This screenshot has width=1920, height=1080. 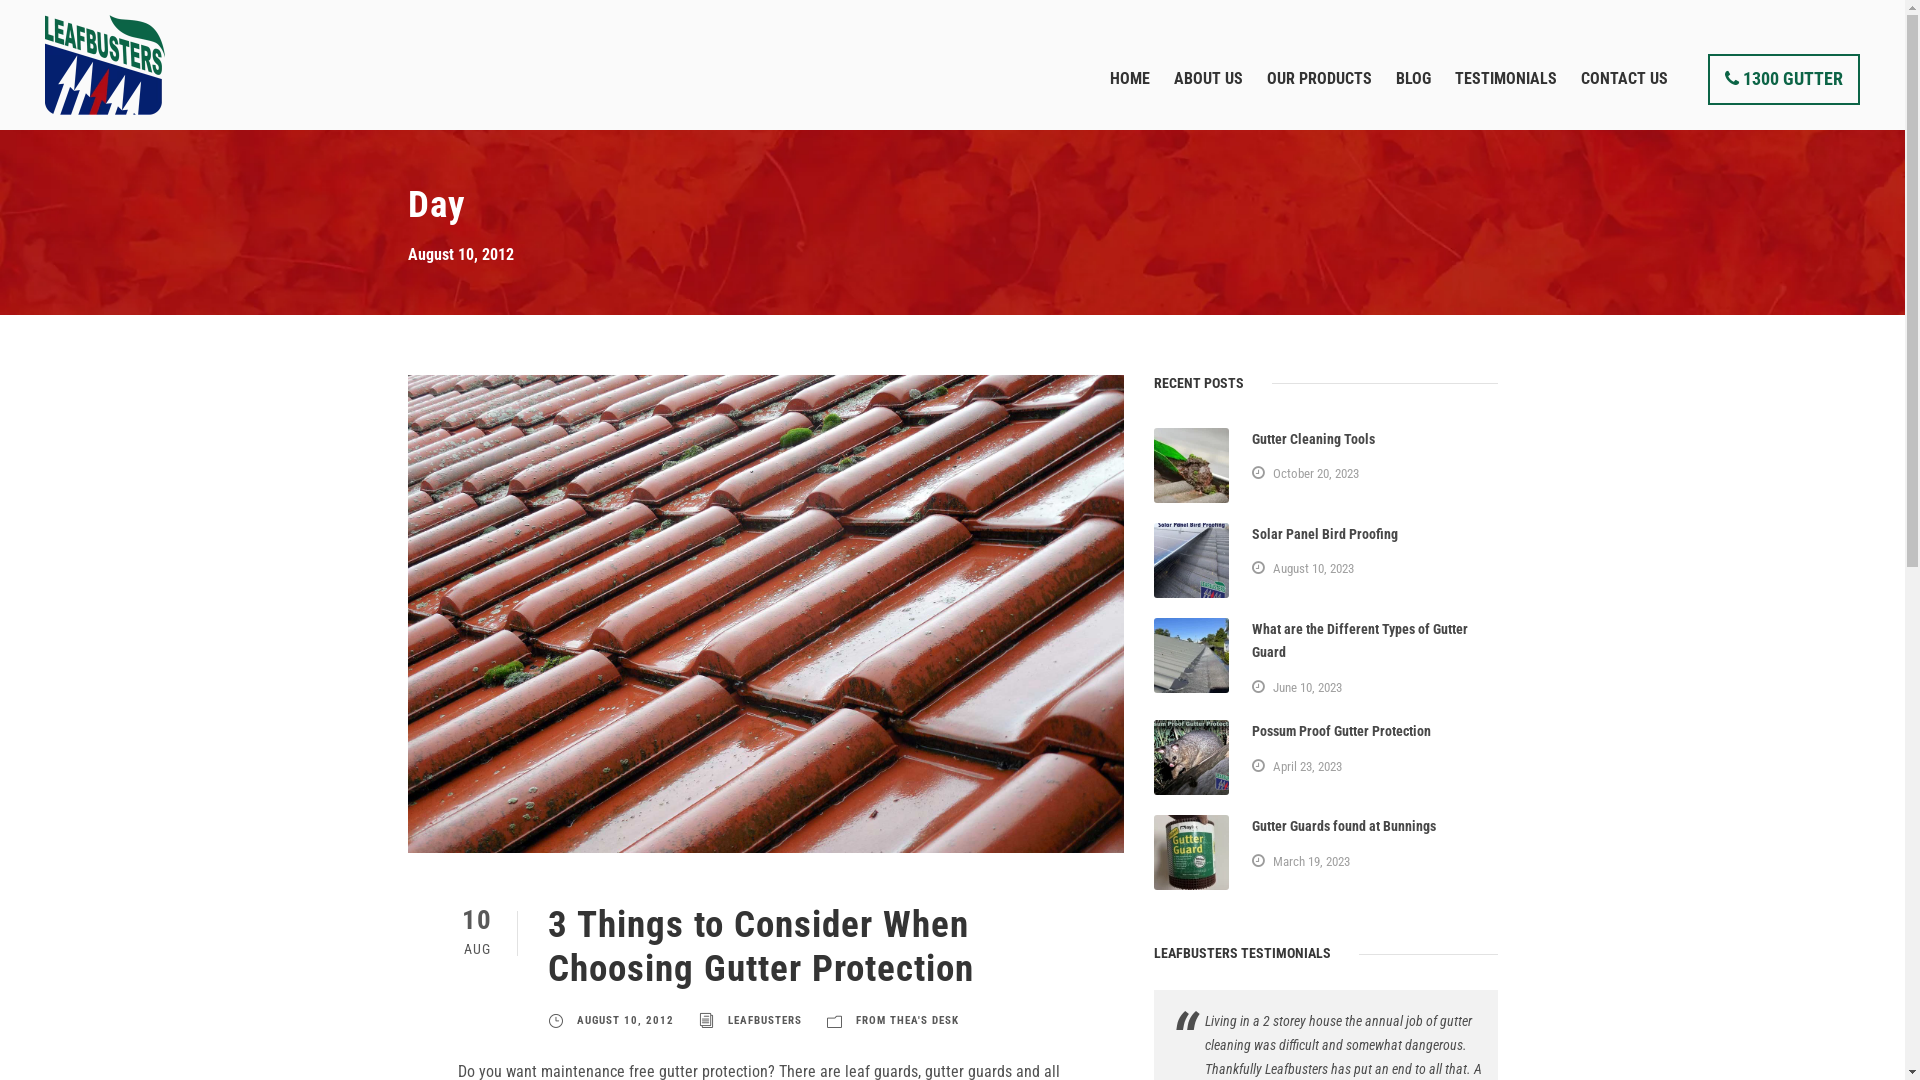 I want to click on 'March 19, 2023', so click(x=1271, y=860).